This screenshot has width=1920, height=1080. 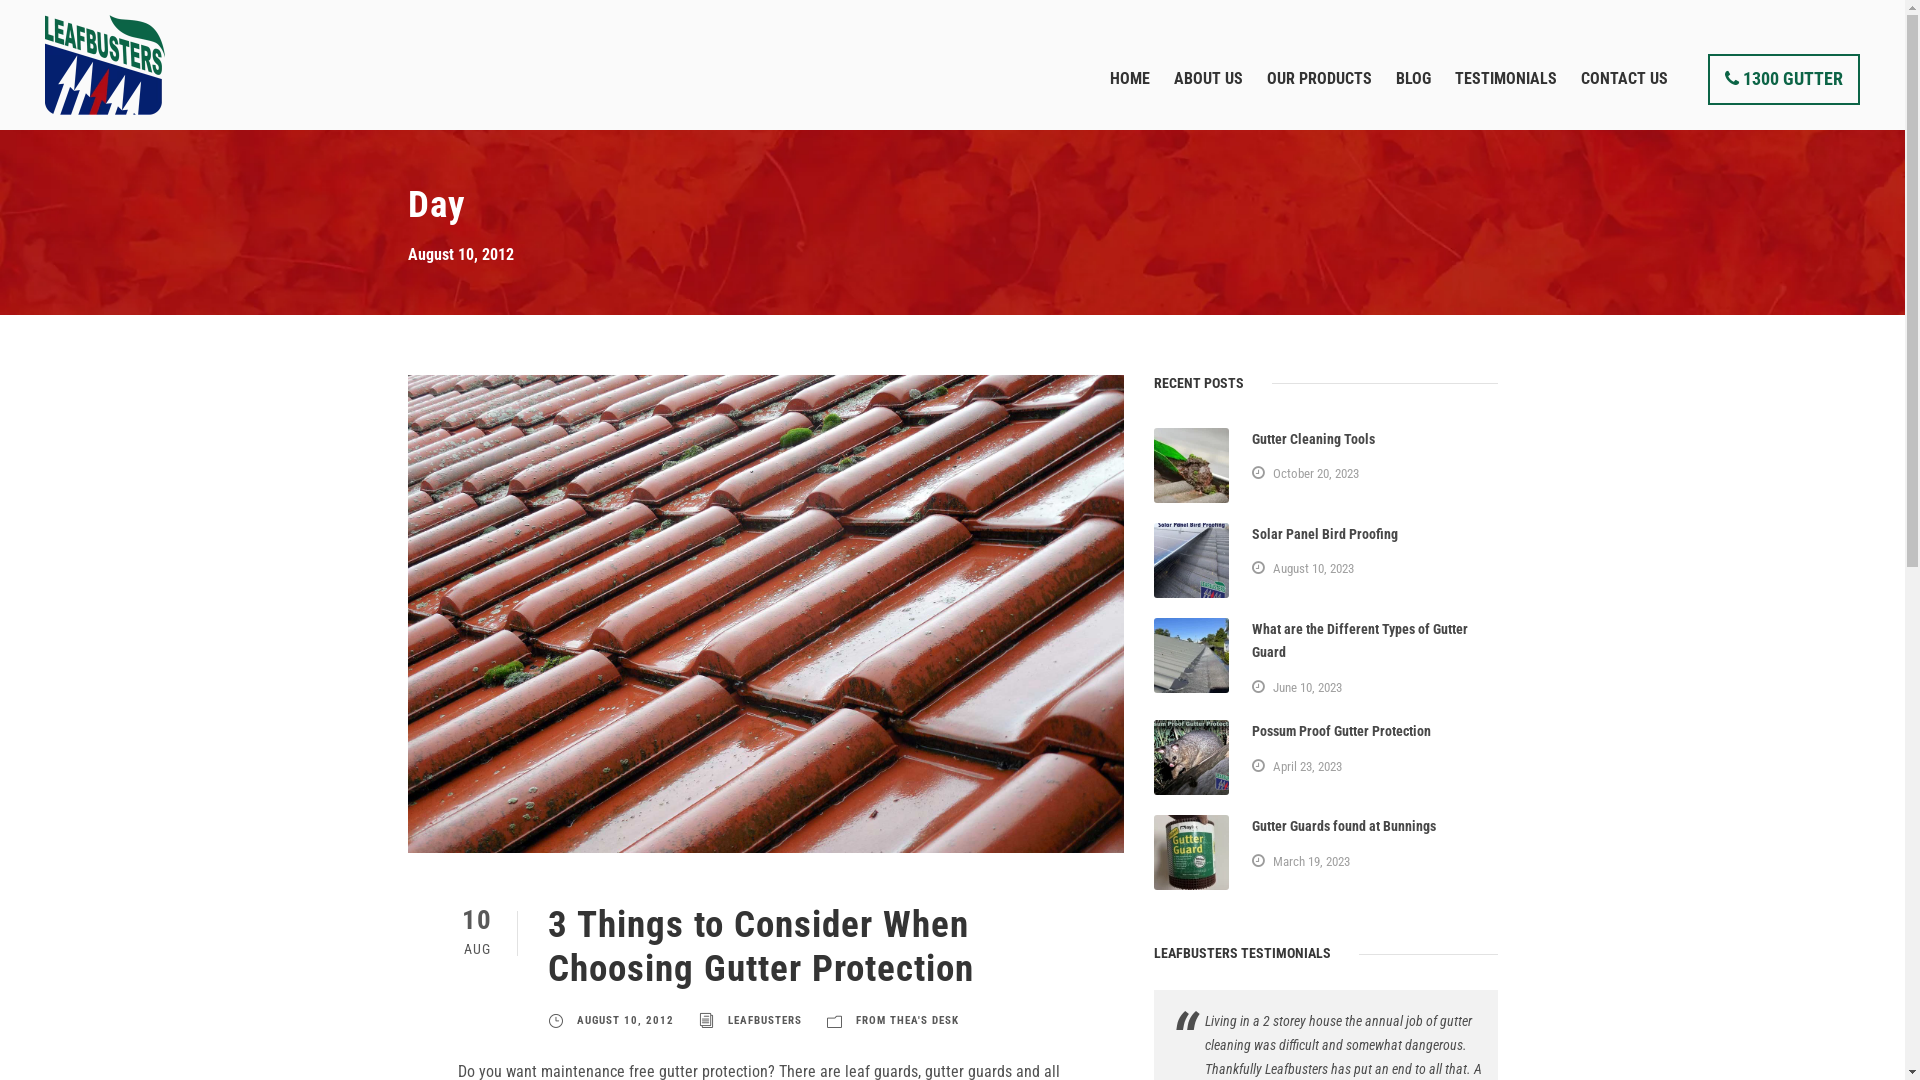 I want to click on 'March 19, 2023', so click(x=1271, y=860).